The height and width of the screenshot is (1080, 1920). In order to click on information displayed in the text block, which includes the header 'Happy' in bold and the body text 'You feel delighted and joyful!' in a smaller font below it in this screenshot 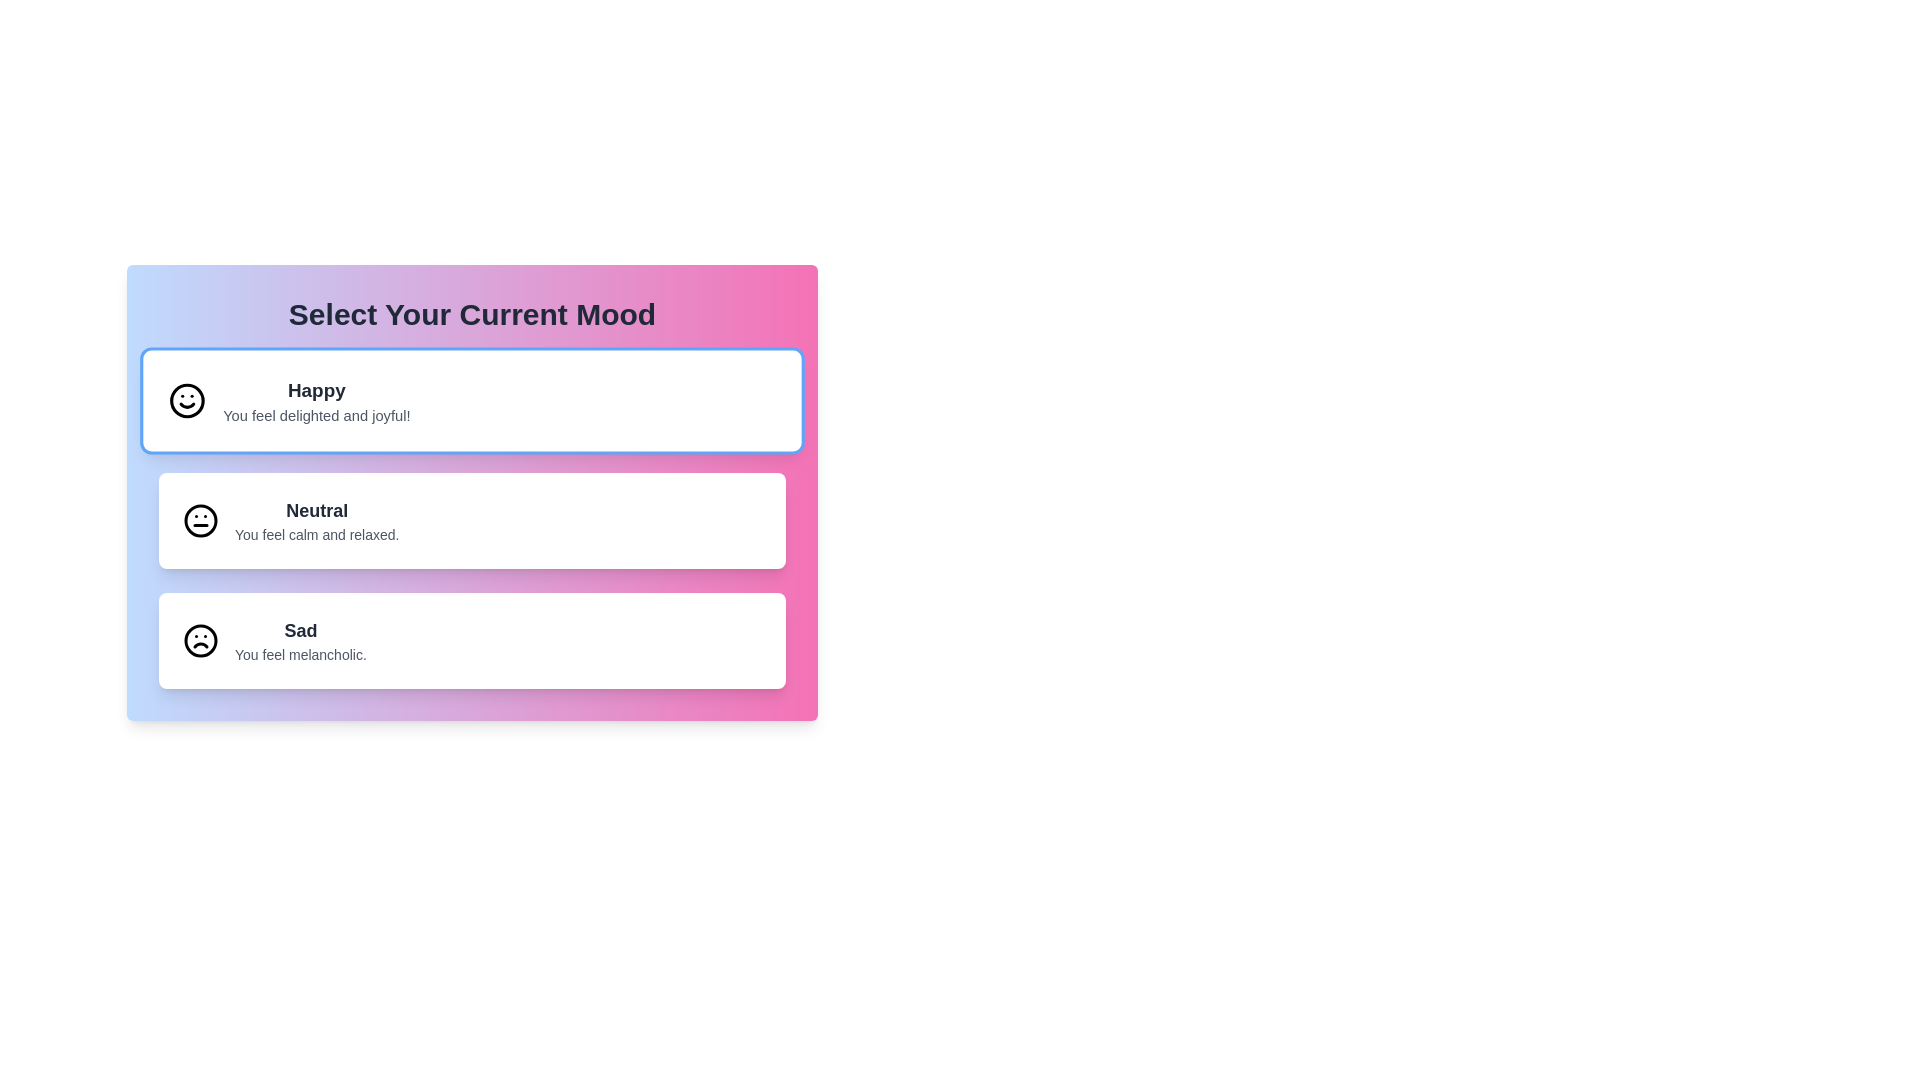, I will do `click(315, 401)`.